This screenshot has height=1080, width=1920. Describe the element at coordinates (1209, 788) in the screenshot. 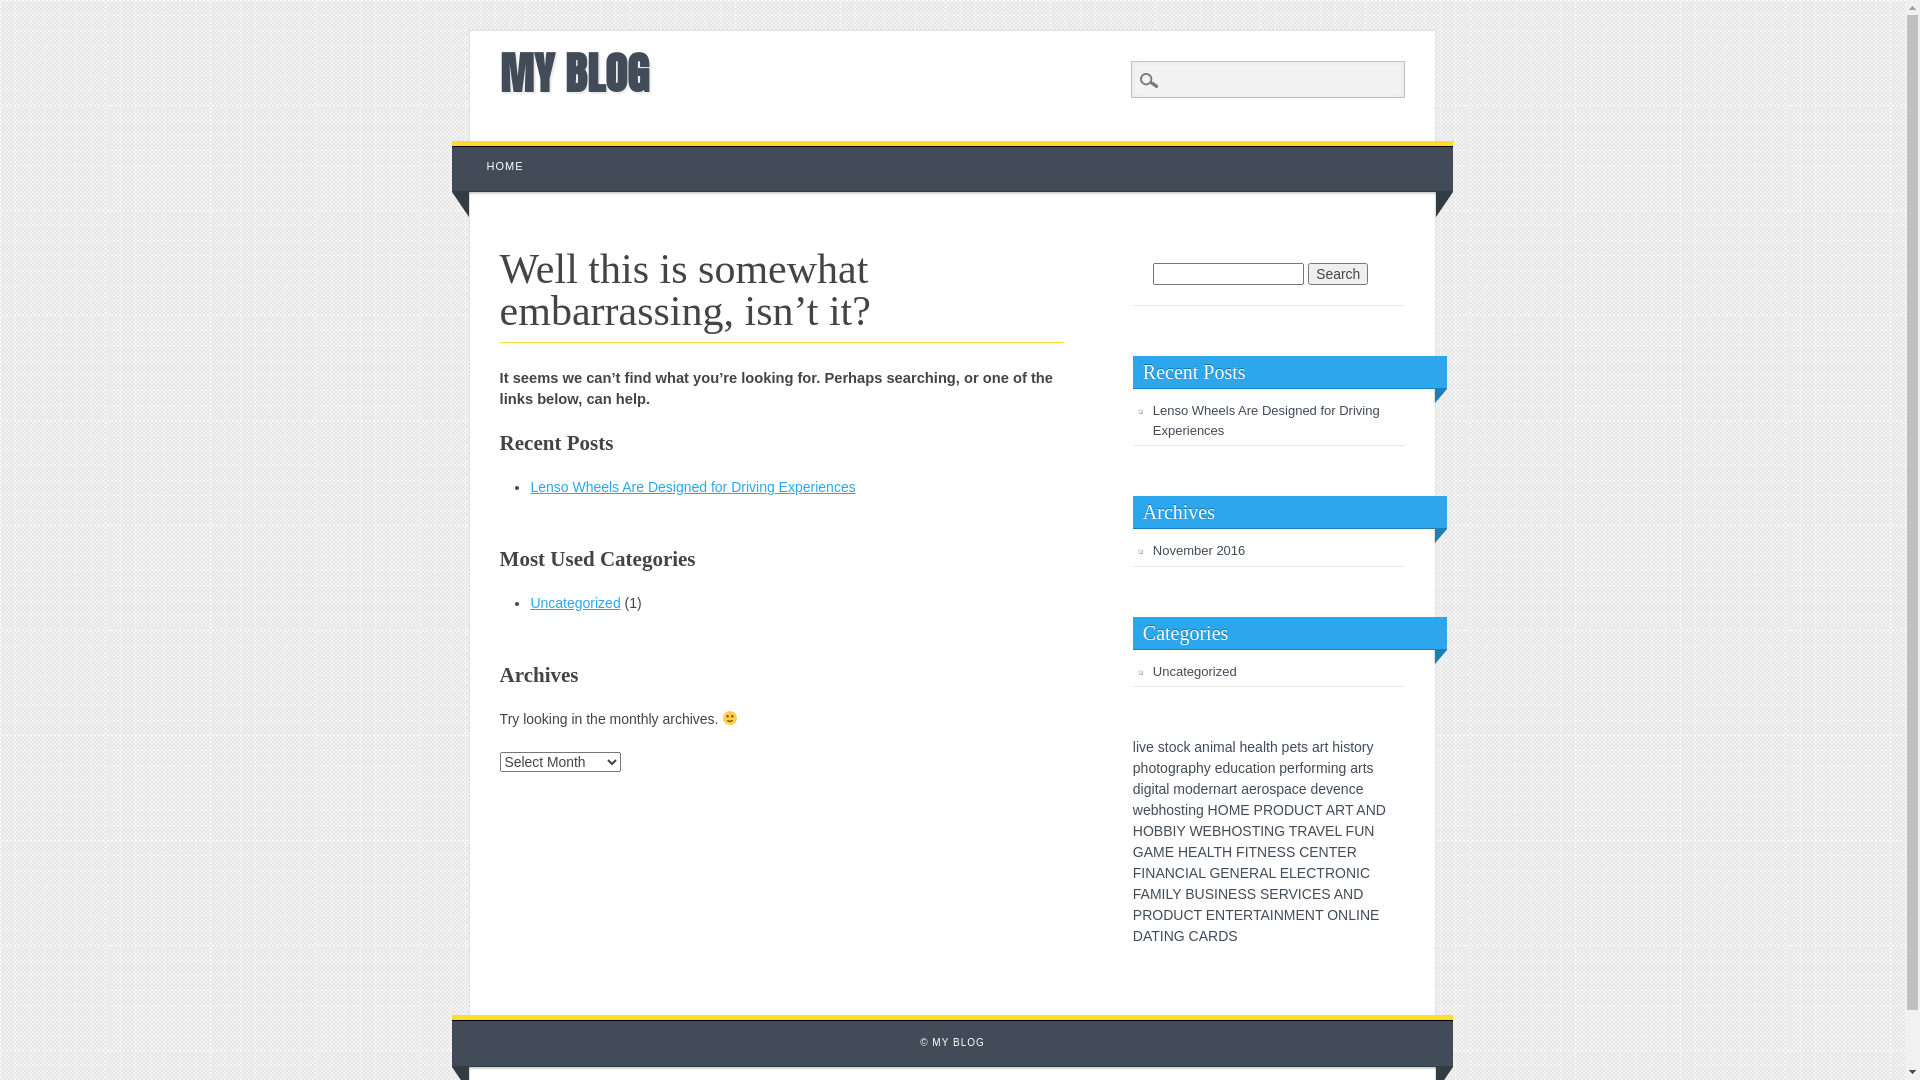

I see `'r'` at that location.